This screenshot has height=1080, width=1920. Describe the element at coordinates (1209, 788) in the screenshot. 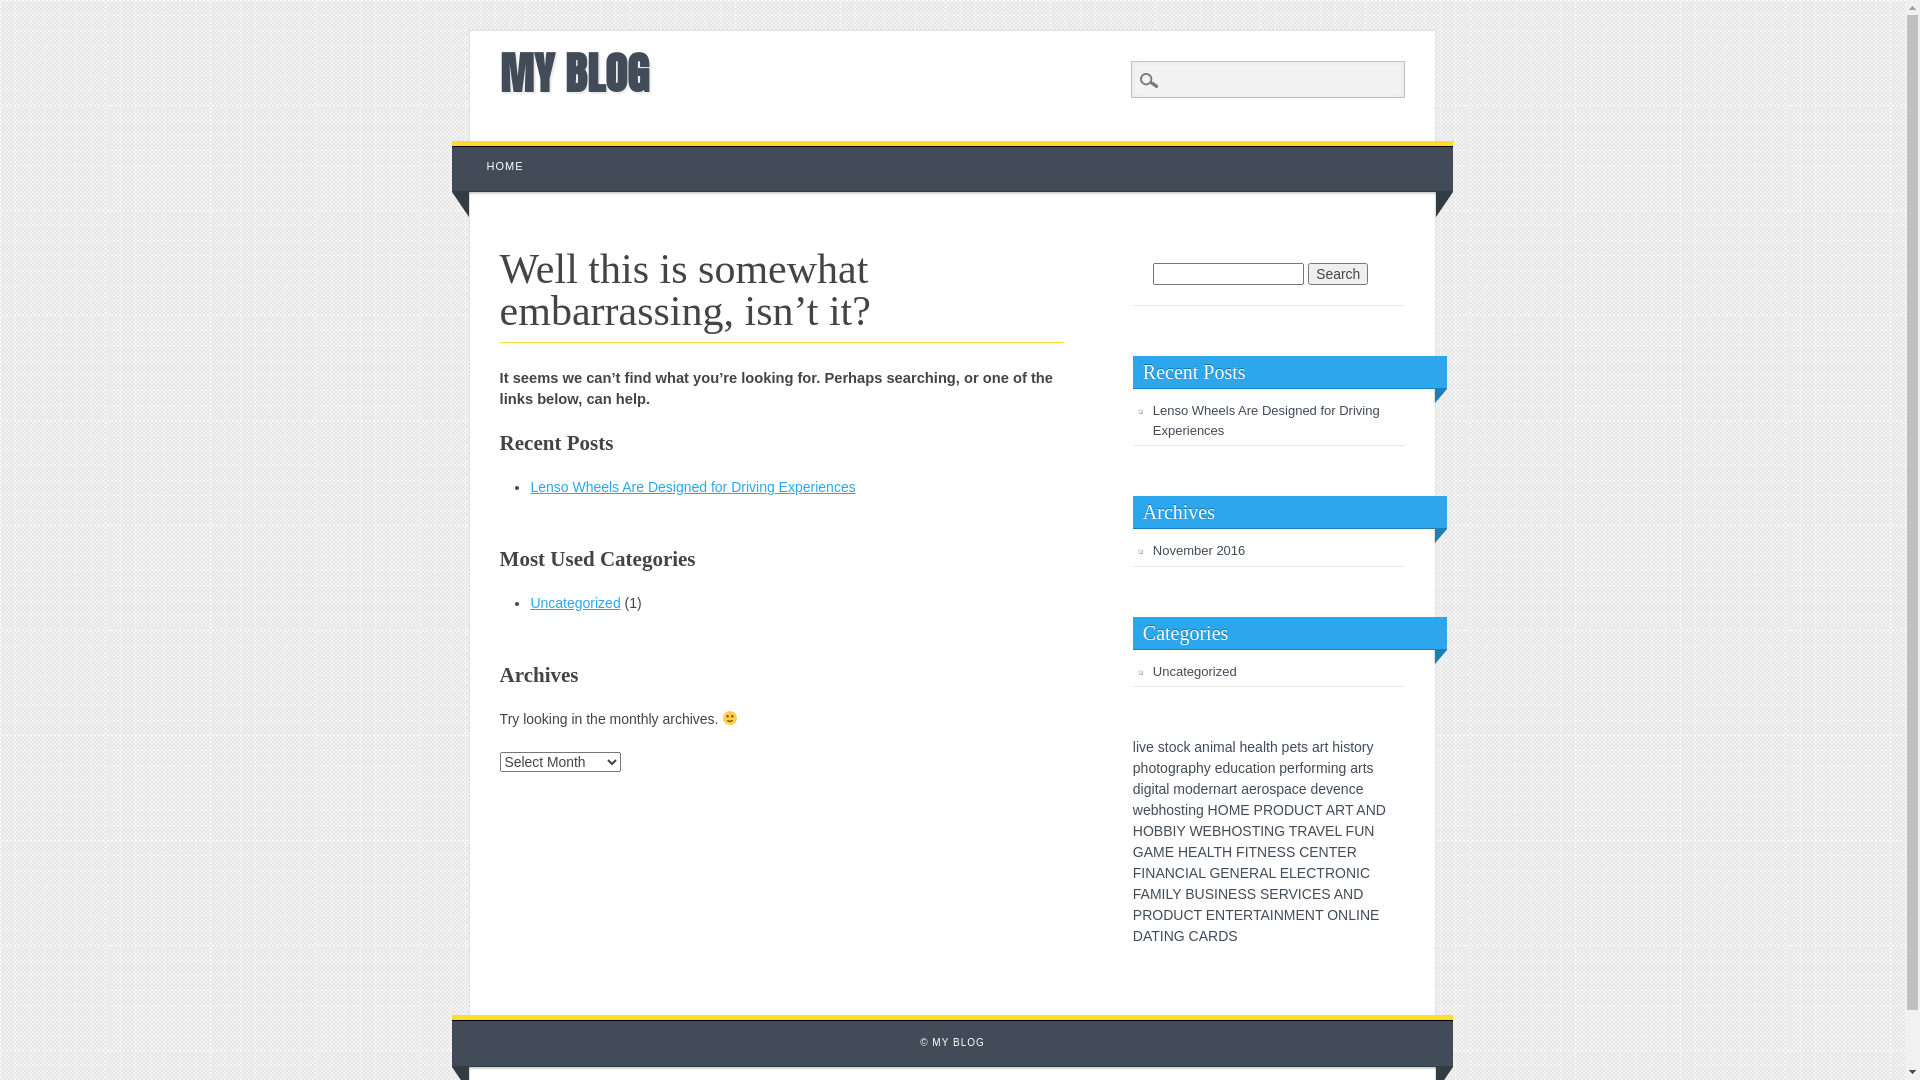

I see `'r'` at that location.